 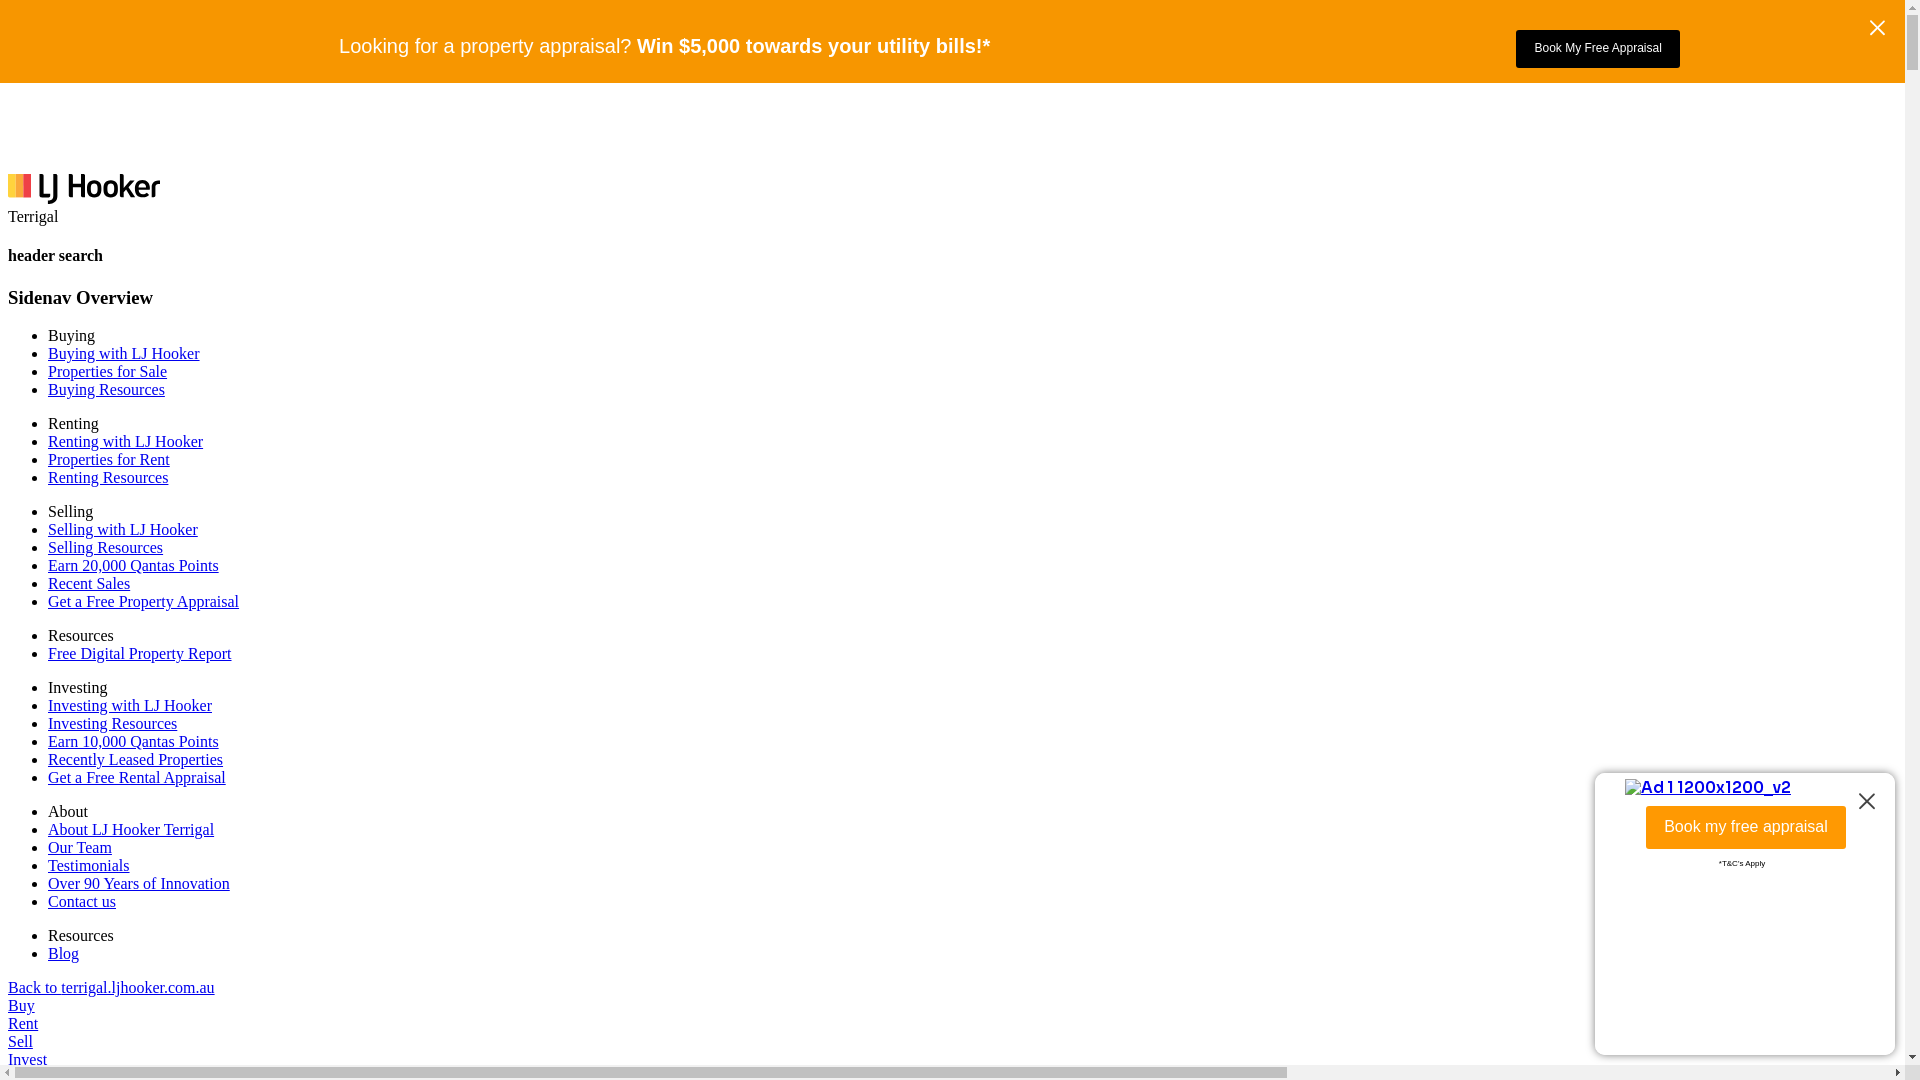 What do you see at coordinates (136, 776) in the screenshot?
I see `'Get a Free Rental Appraisal'` at bounding box center [136, 776].